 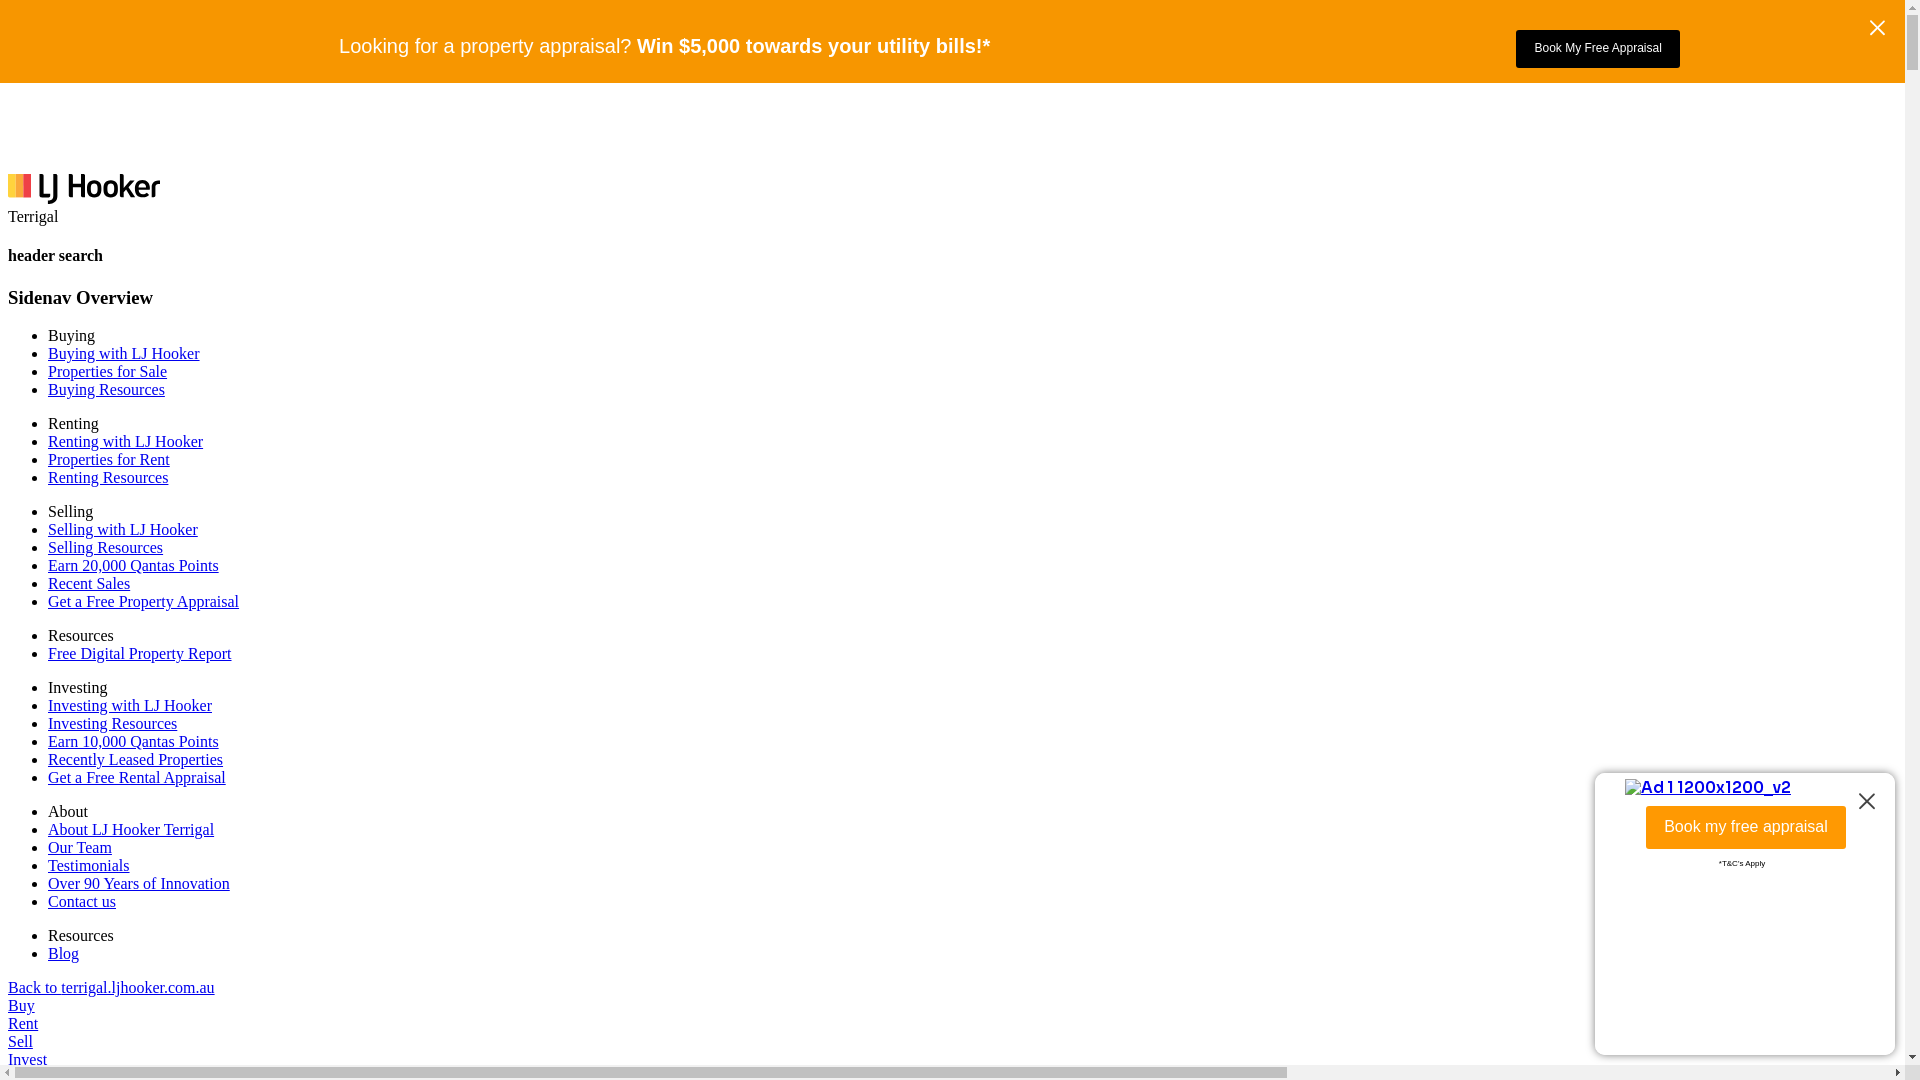 What do you see at coordinates (136, 776) in the screenshot?
I see `'Get a Free Rental Appraisal'` at bounding box center [136, 776].